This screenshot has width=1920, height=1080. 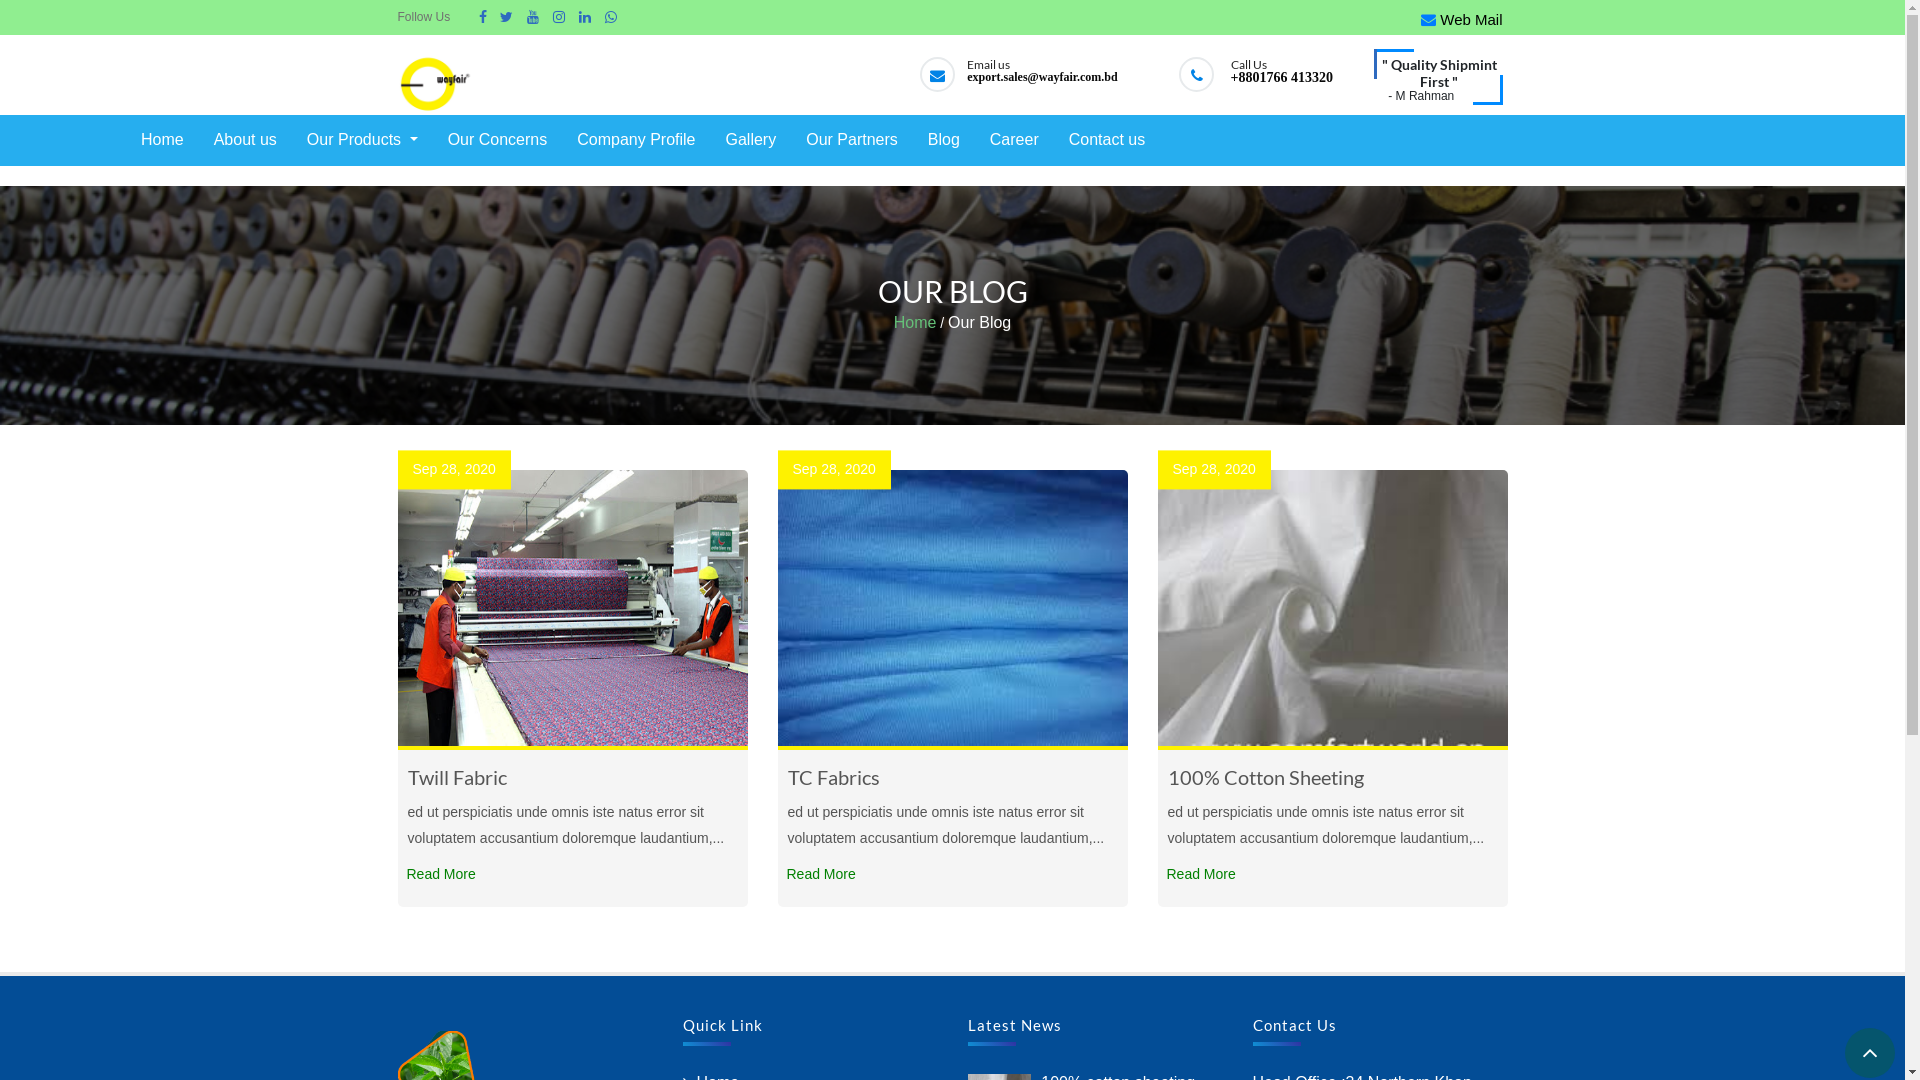 What do you see at coordinates (440, 873) in the screenshot?
I see `'Read More'` at bounding box center [440, 873].